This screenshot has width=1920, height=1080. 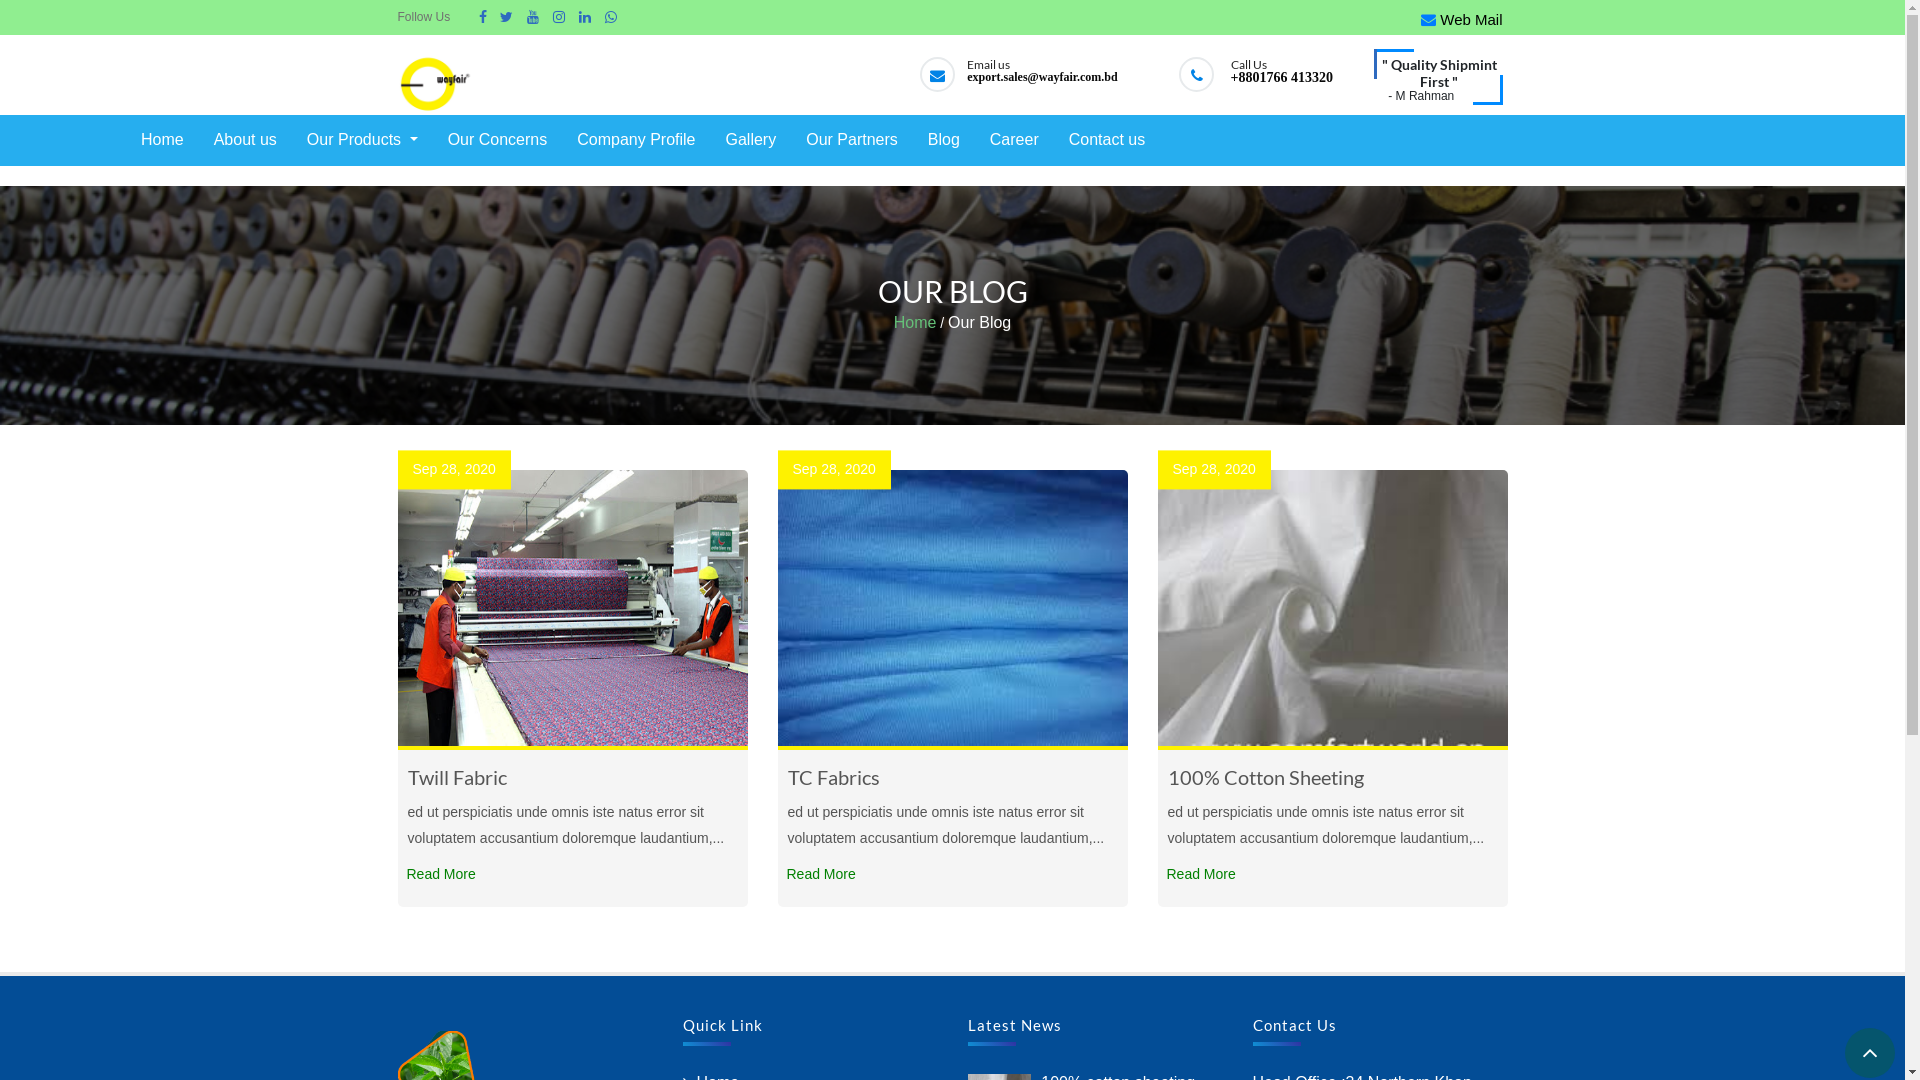 What do you see at coordinates (440, 873) in the screenshot?
I see `'Read More'` at bounding box center [440, 873].